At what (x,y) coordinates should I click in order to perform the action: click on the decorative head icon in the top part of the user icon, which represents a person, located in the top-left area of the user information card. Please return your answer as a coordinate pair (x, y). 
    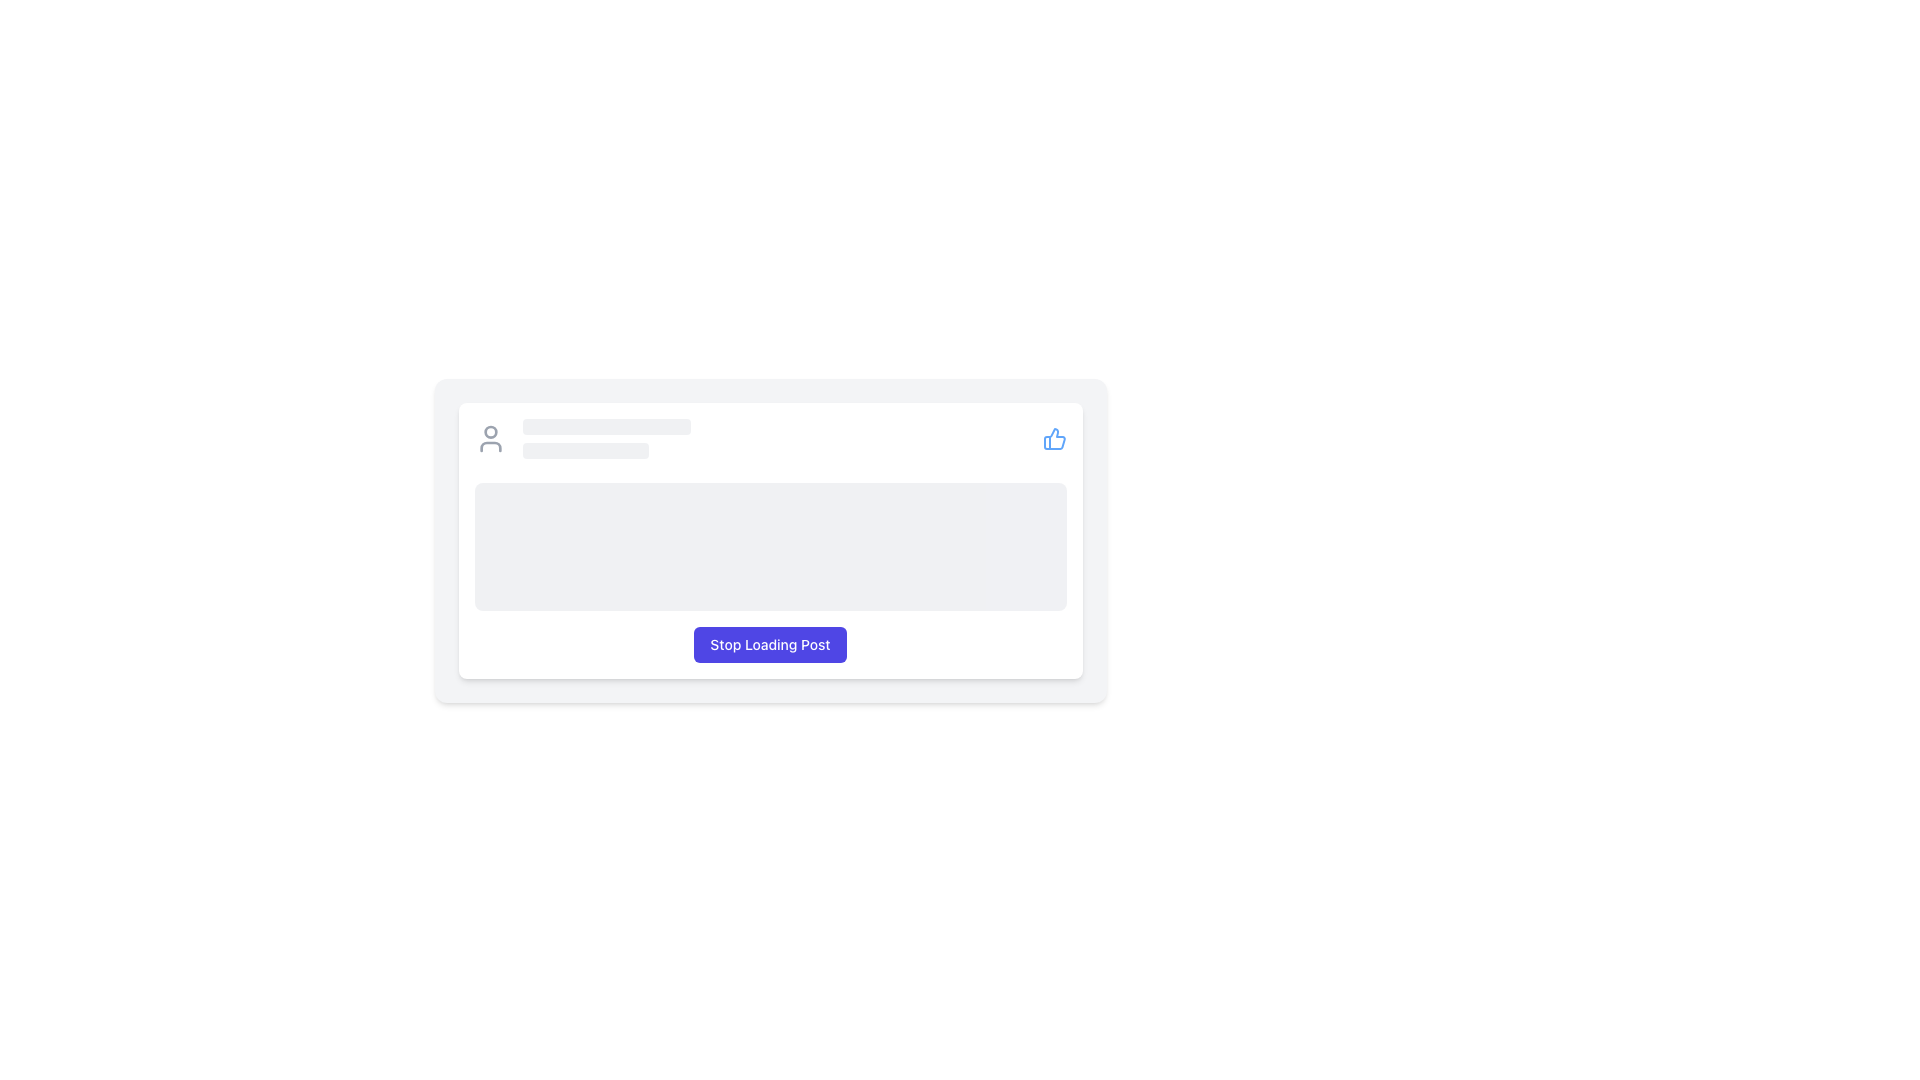
    Looking at the image, I should click on (490, 431).